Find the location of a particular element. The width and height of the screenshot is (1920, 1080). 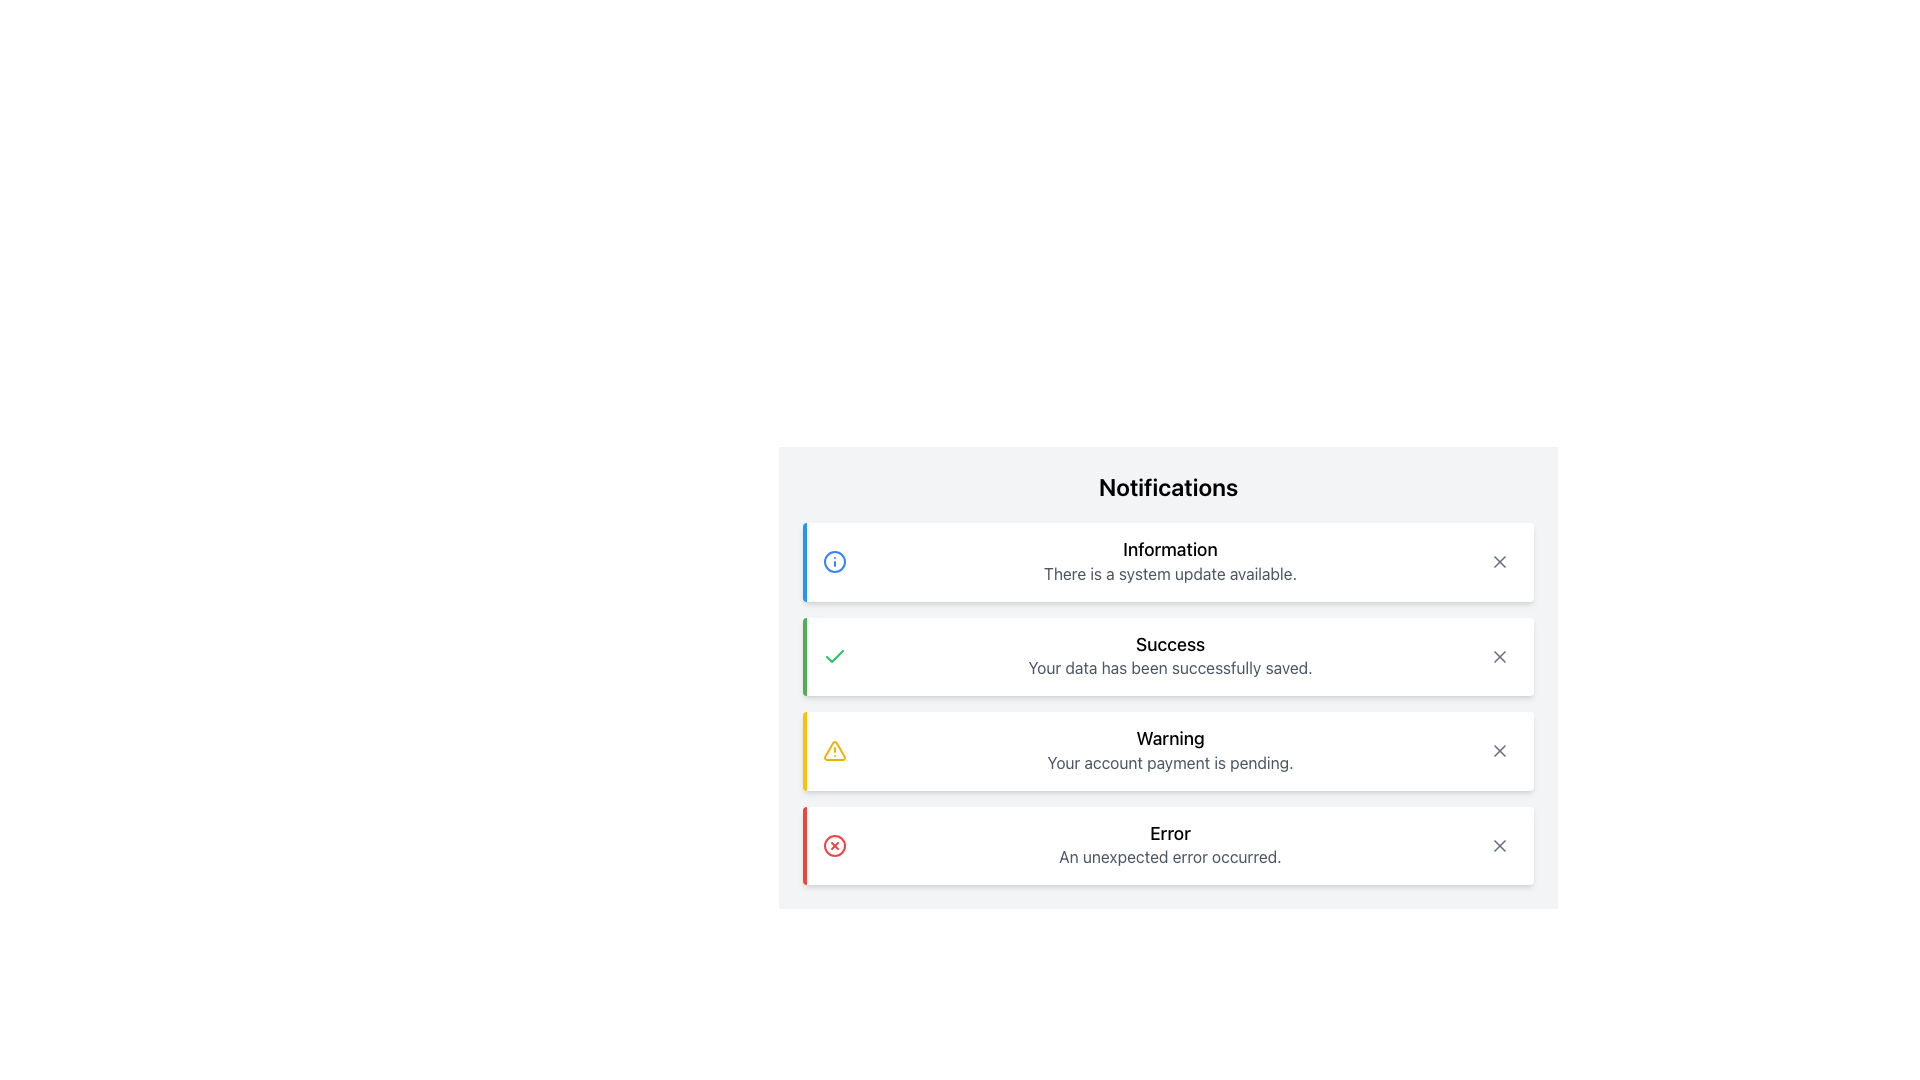

the dismiss button located at the far right corner of the 'Information' notification card is located at coordinates (1499, 562).